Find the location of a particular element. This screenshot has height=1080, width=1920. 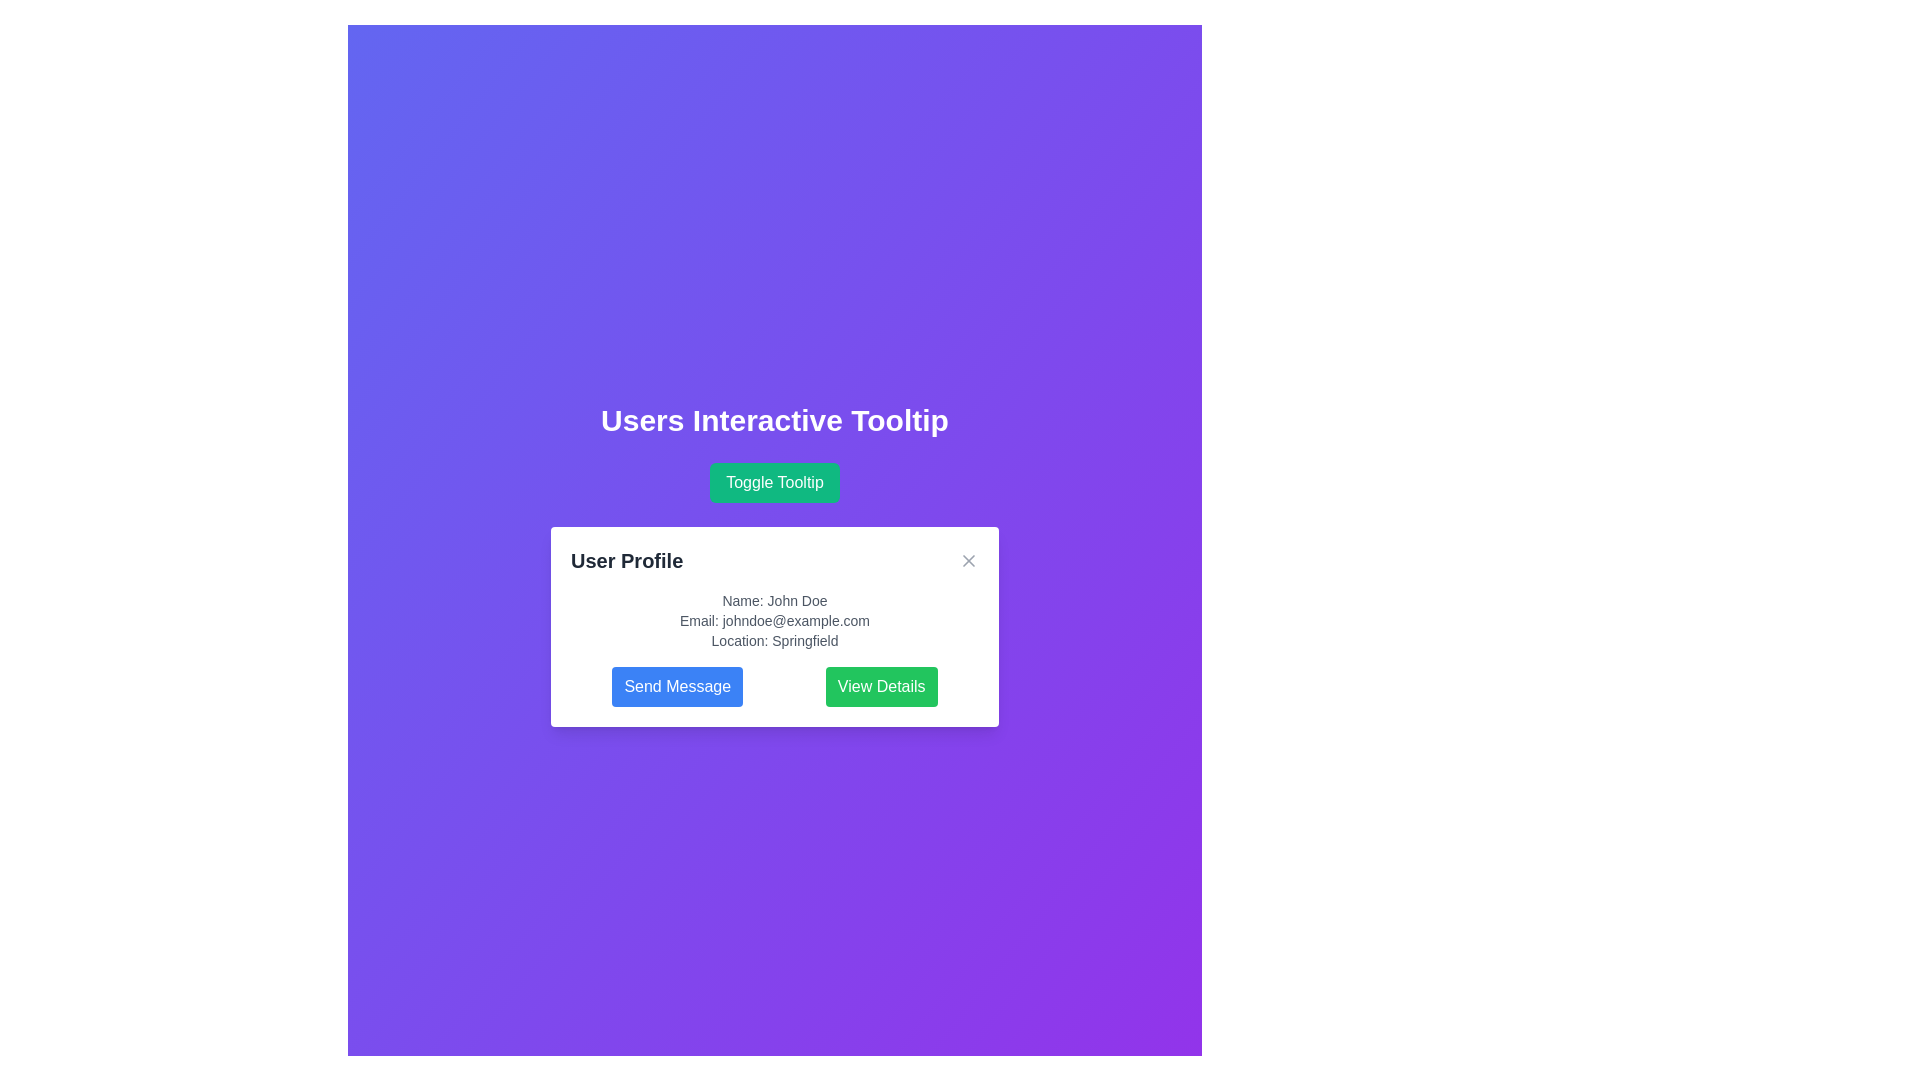

the text heading that displays 'Users Interactive Tooltip' in bold, large white font at the top center of the layout is located at coordinates (773, 419).